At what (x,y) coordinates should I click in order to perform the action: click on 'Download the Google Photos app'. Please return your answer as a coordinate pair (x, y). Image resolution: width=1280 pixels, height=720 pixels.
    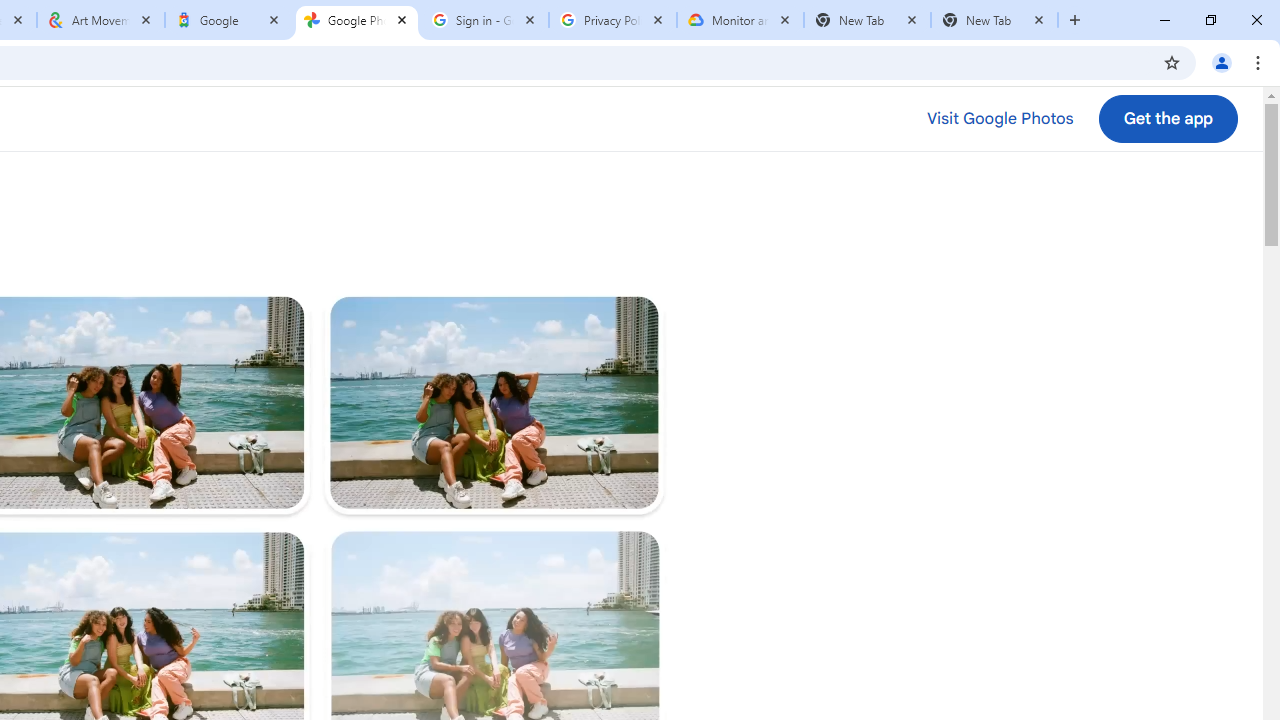
    Looking at the image, I should click on (1168, 119).